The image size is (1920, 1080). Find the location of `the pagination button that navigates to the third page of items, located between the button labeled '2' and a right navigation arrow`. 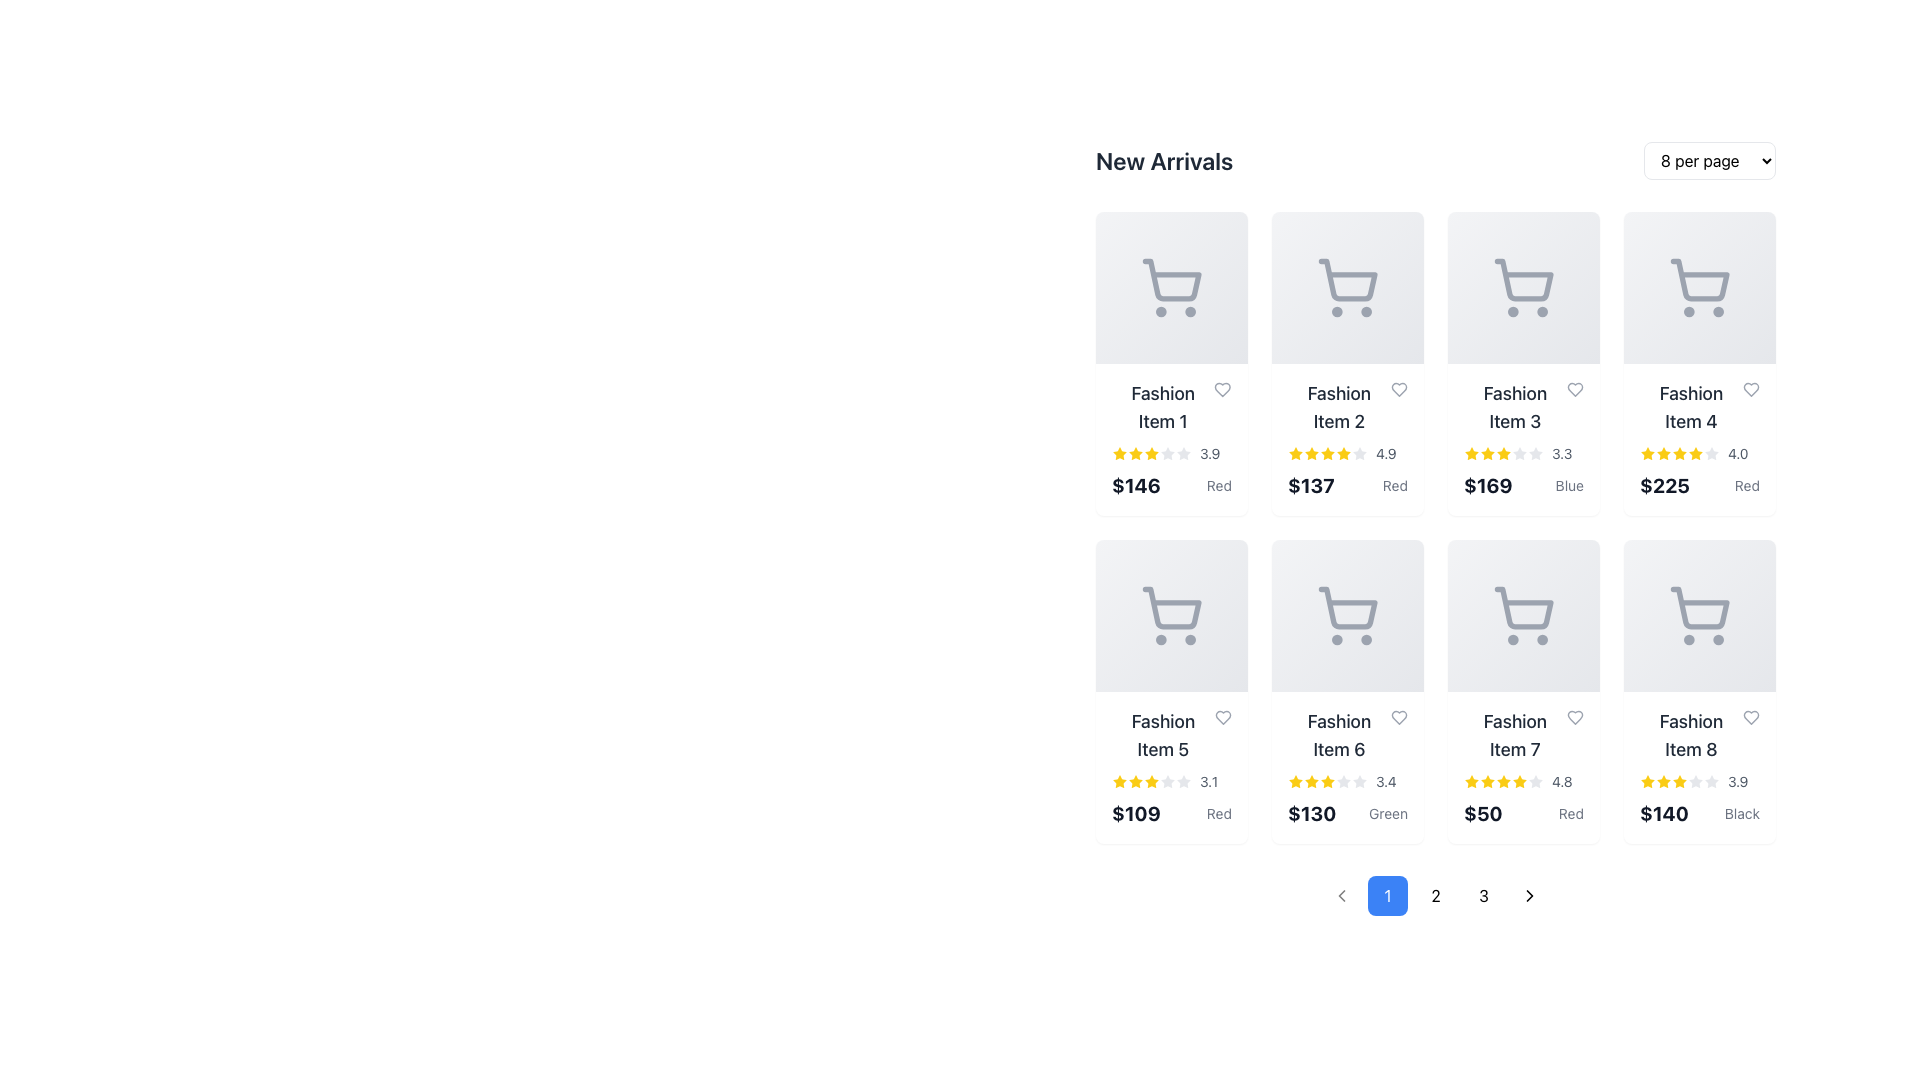

the pagination button that navigates to the third page of items, located between the button labeled '2' and a right navigation arrow is located at coordinates (1483, 894).